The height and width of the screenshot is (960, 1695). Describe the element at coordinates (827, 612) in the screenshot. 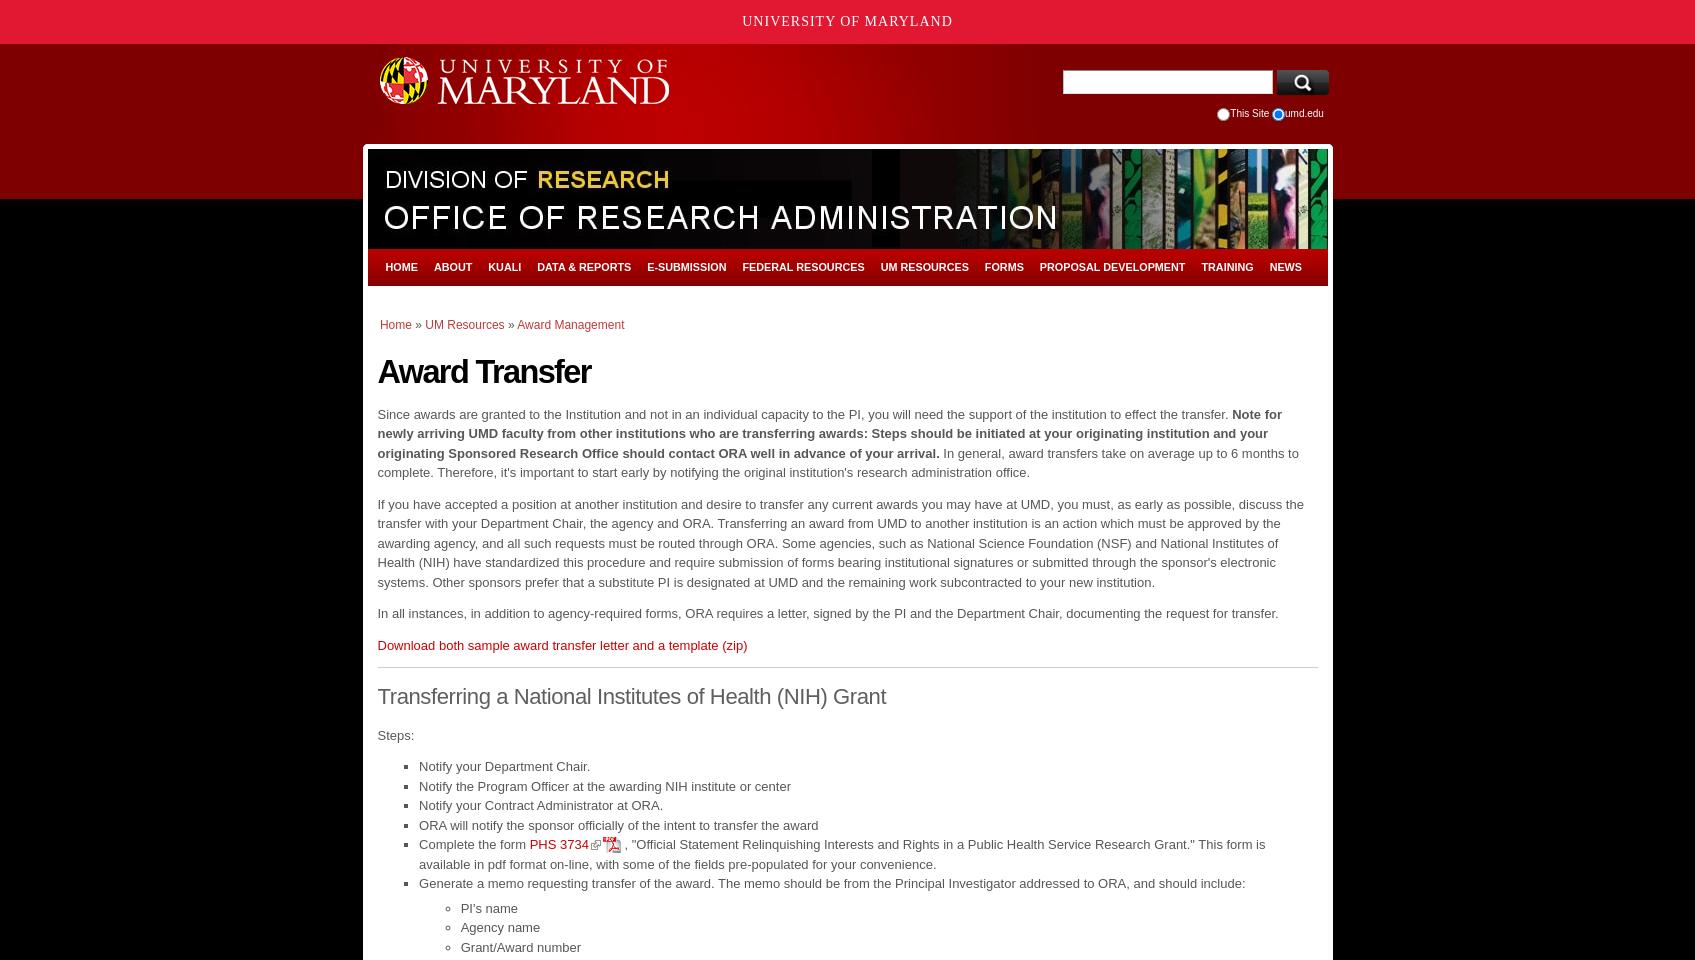

I see `'In all instances, in addition to agency-required forms, ORA requires a letter, signed by the PI and the Department Chair, documenting the request for transfer.'` at that location.